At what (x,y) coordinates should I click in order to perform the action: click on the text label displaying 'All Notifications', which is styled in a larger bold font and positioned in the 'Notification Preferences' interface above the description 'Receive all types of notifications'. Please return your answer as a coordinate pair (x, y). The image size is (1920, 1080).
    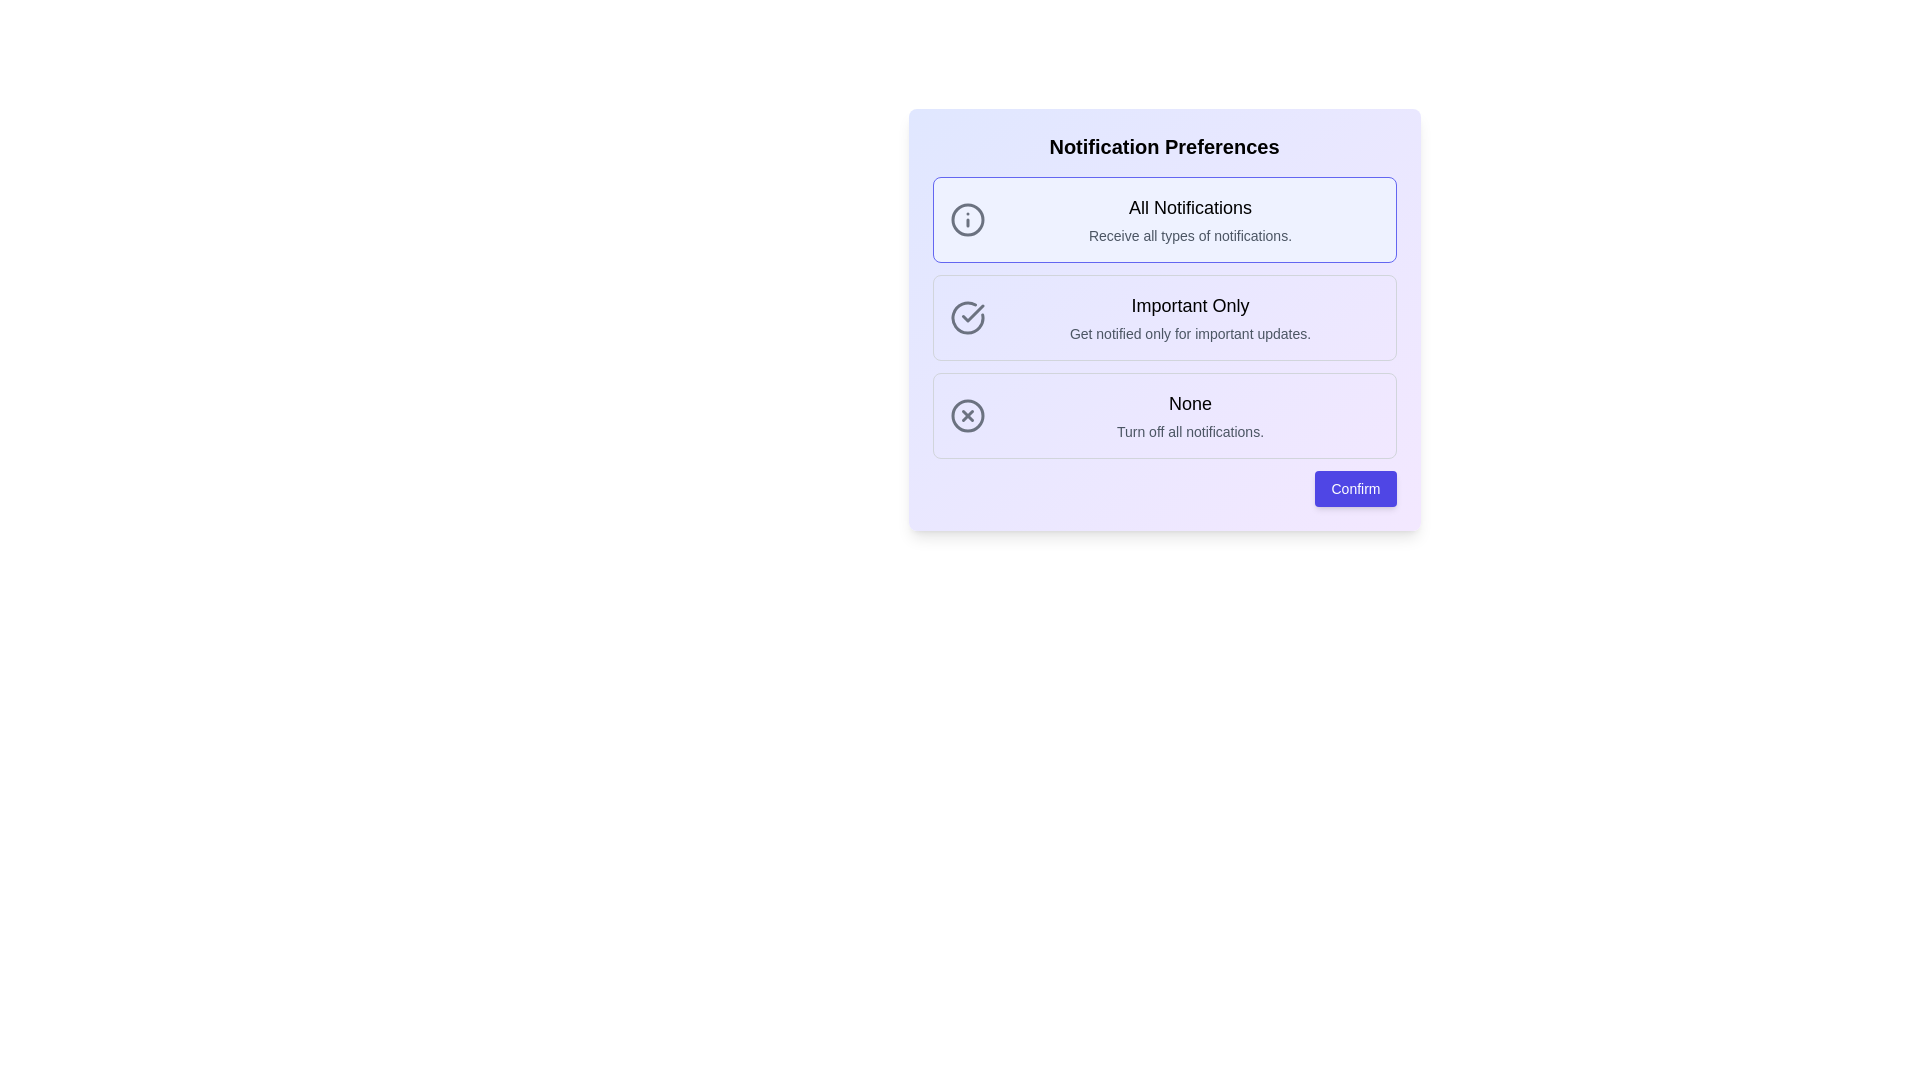
    Looking at the image, I should click on (1190, 208).